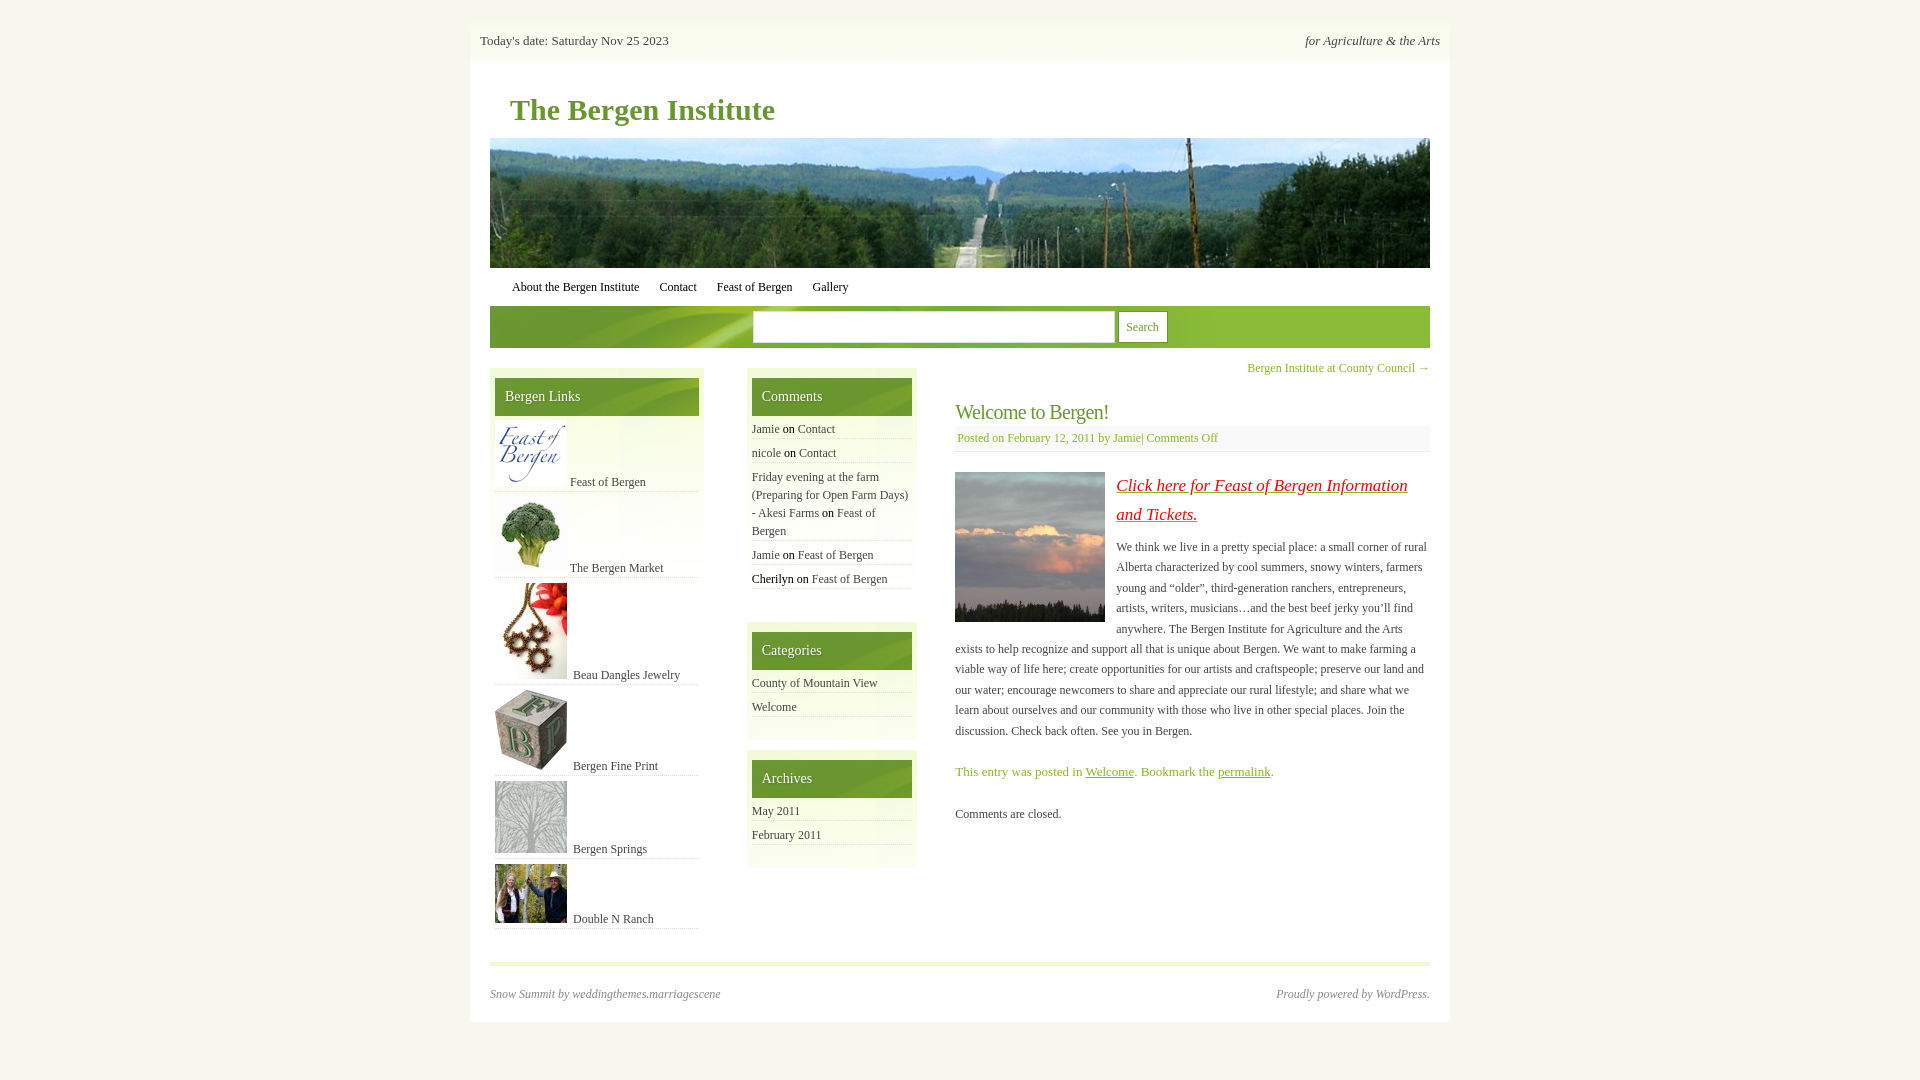  I want to click on 'permalink', so click(1243, 770).